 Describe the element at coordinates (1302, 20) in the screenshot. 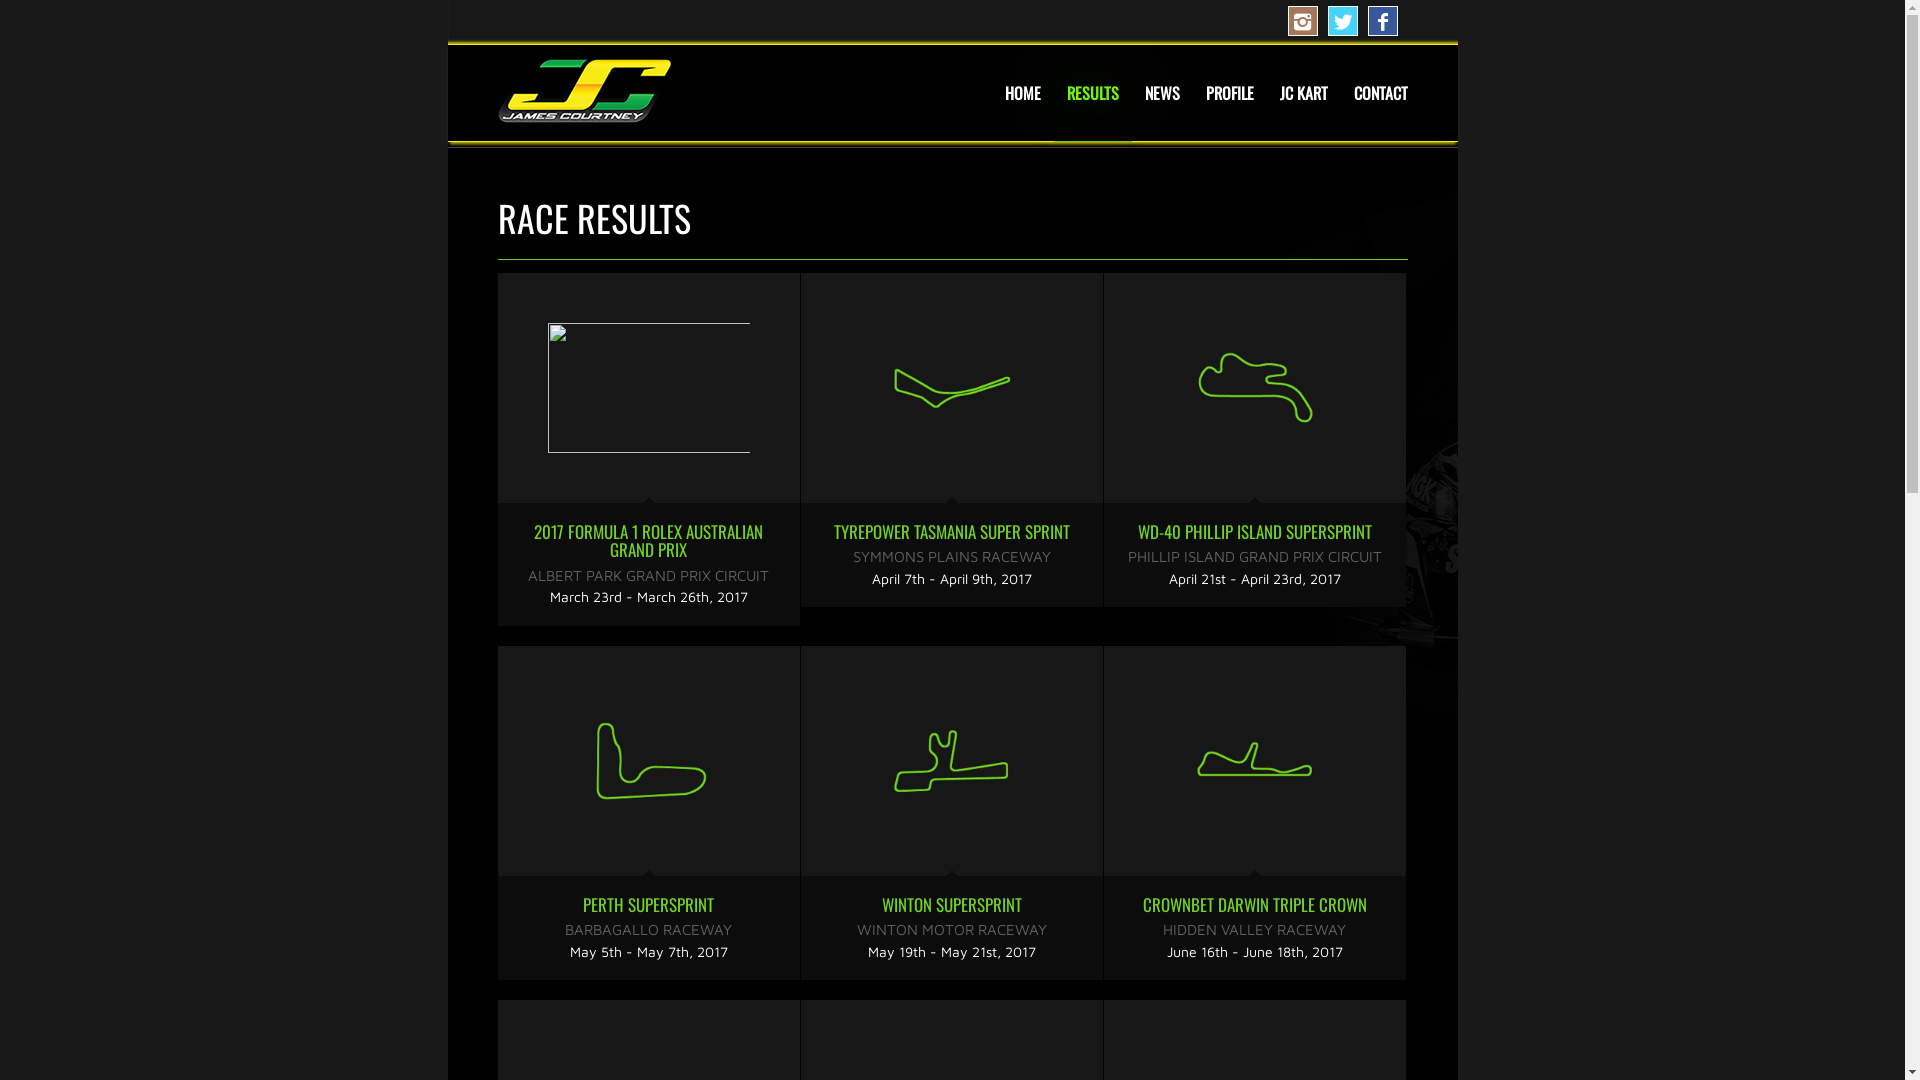

I see `'Instagram'` at that location.